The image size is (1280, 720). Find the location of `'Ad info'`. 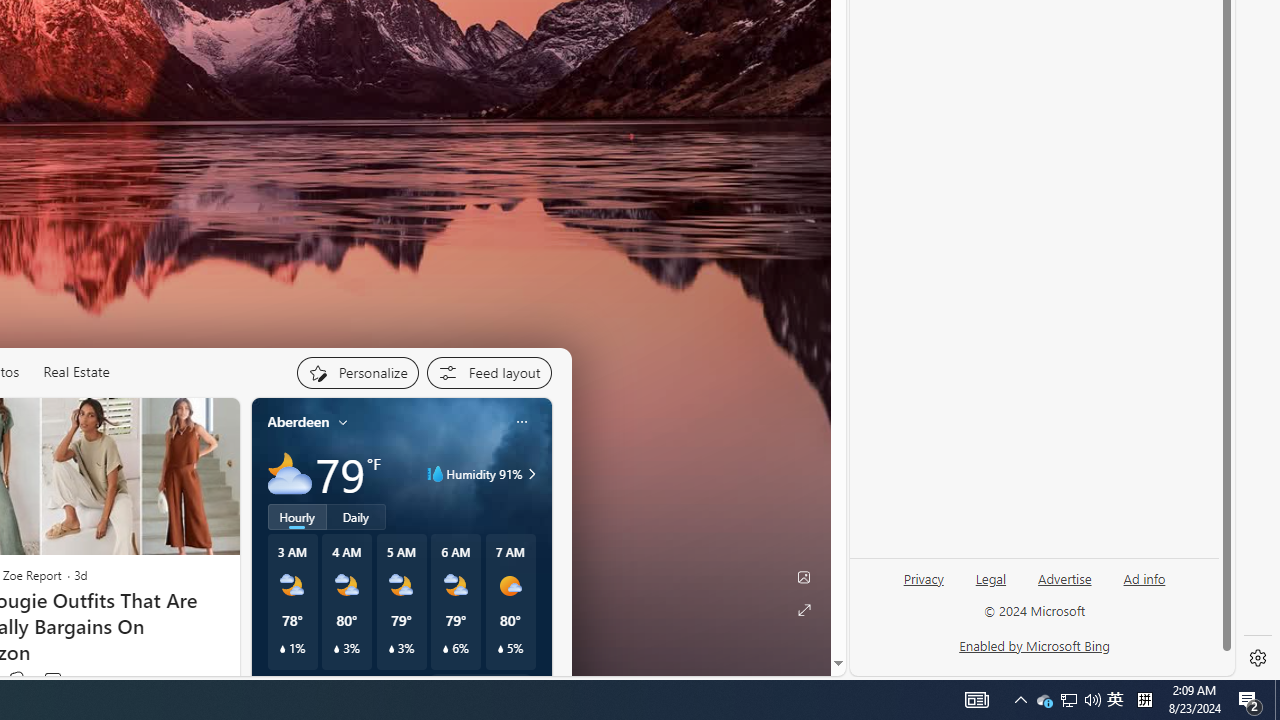

'Ad info' is located at coordinates (1144, 579).